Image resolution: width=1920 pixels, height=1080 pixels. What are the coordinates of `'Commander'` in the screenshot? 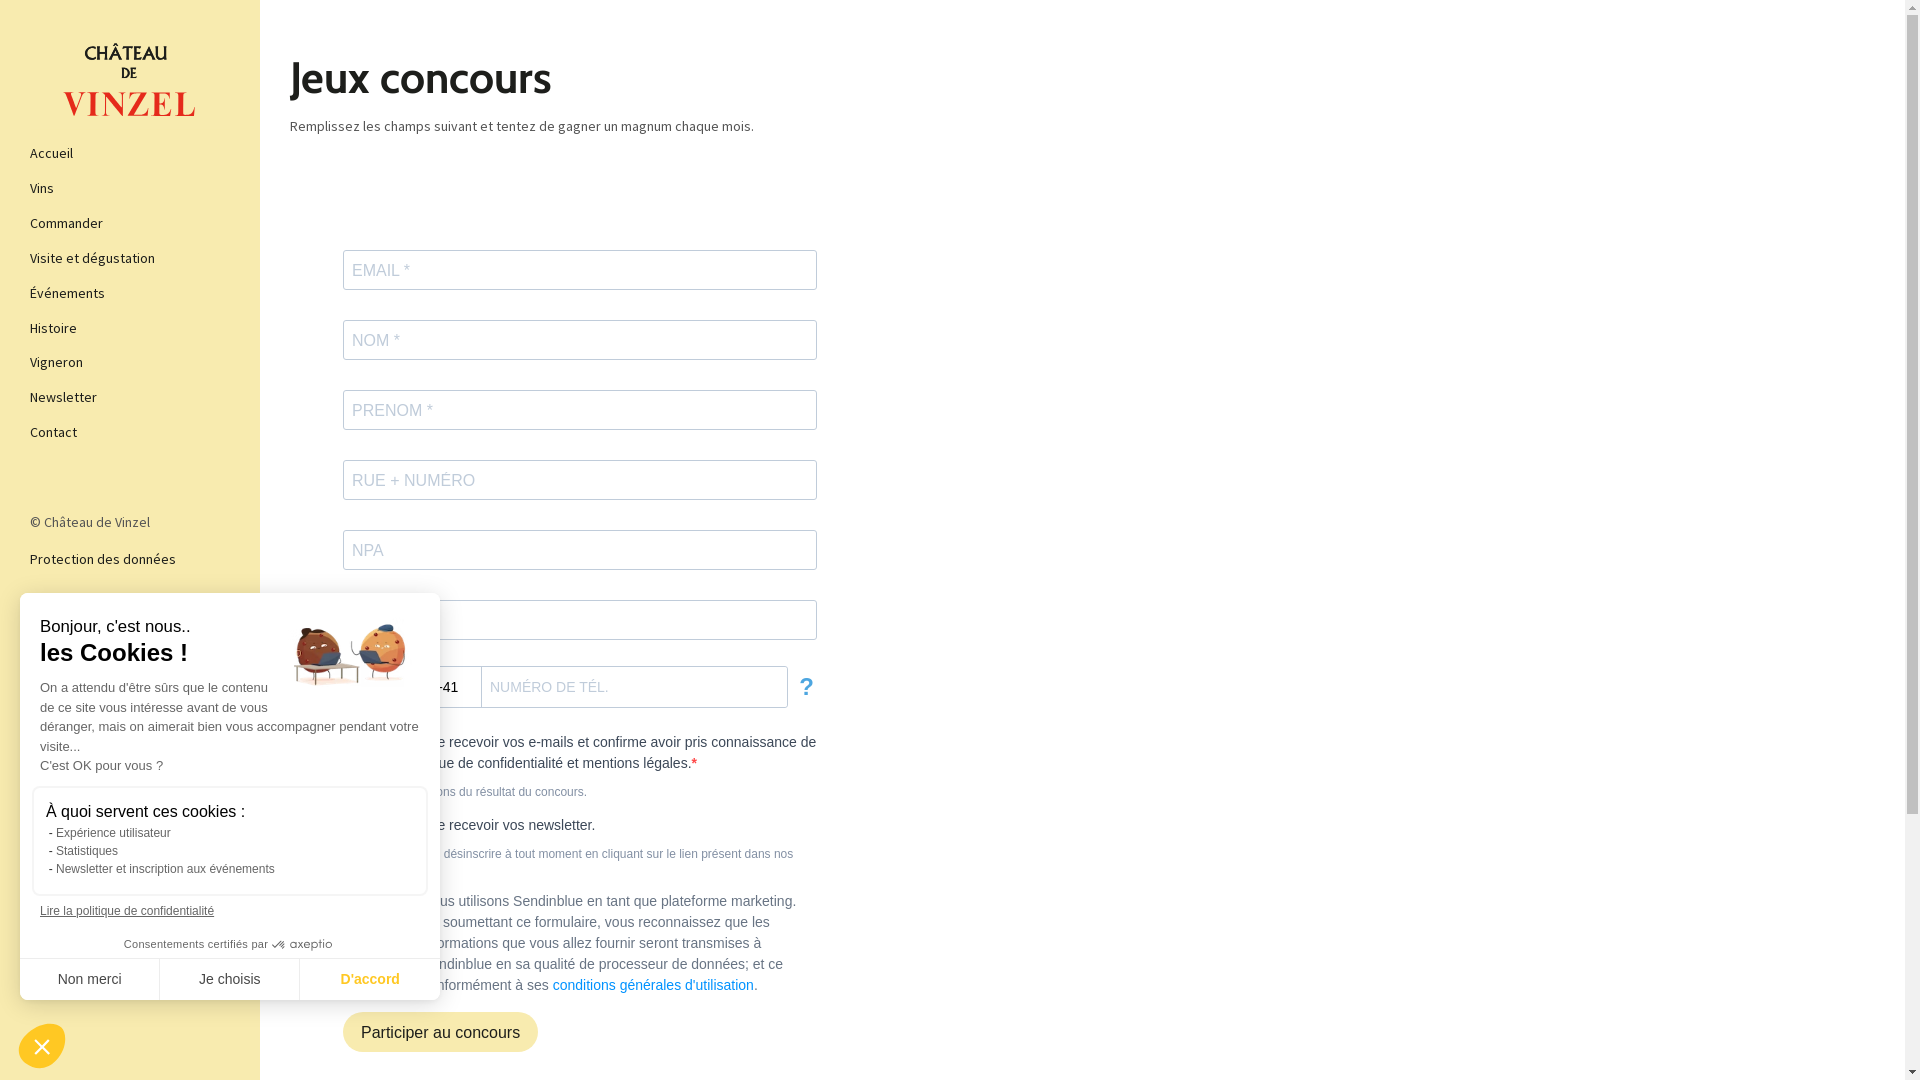 It's located at (29, 223).